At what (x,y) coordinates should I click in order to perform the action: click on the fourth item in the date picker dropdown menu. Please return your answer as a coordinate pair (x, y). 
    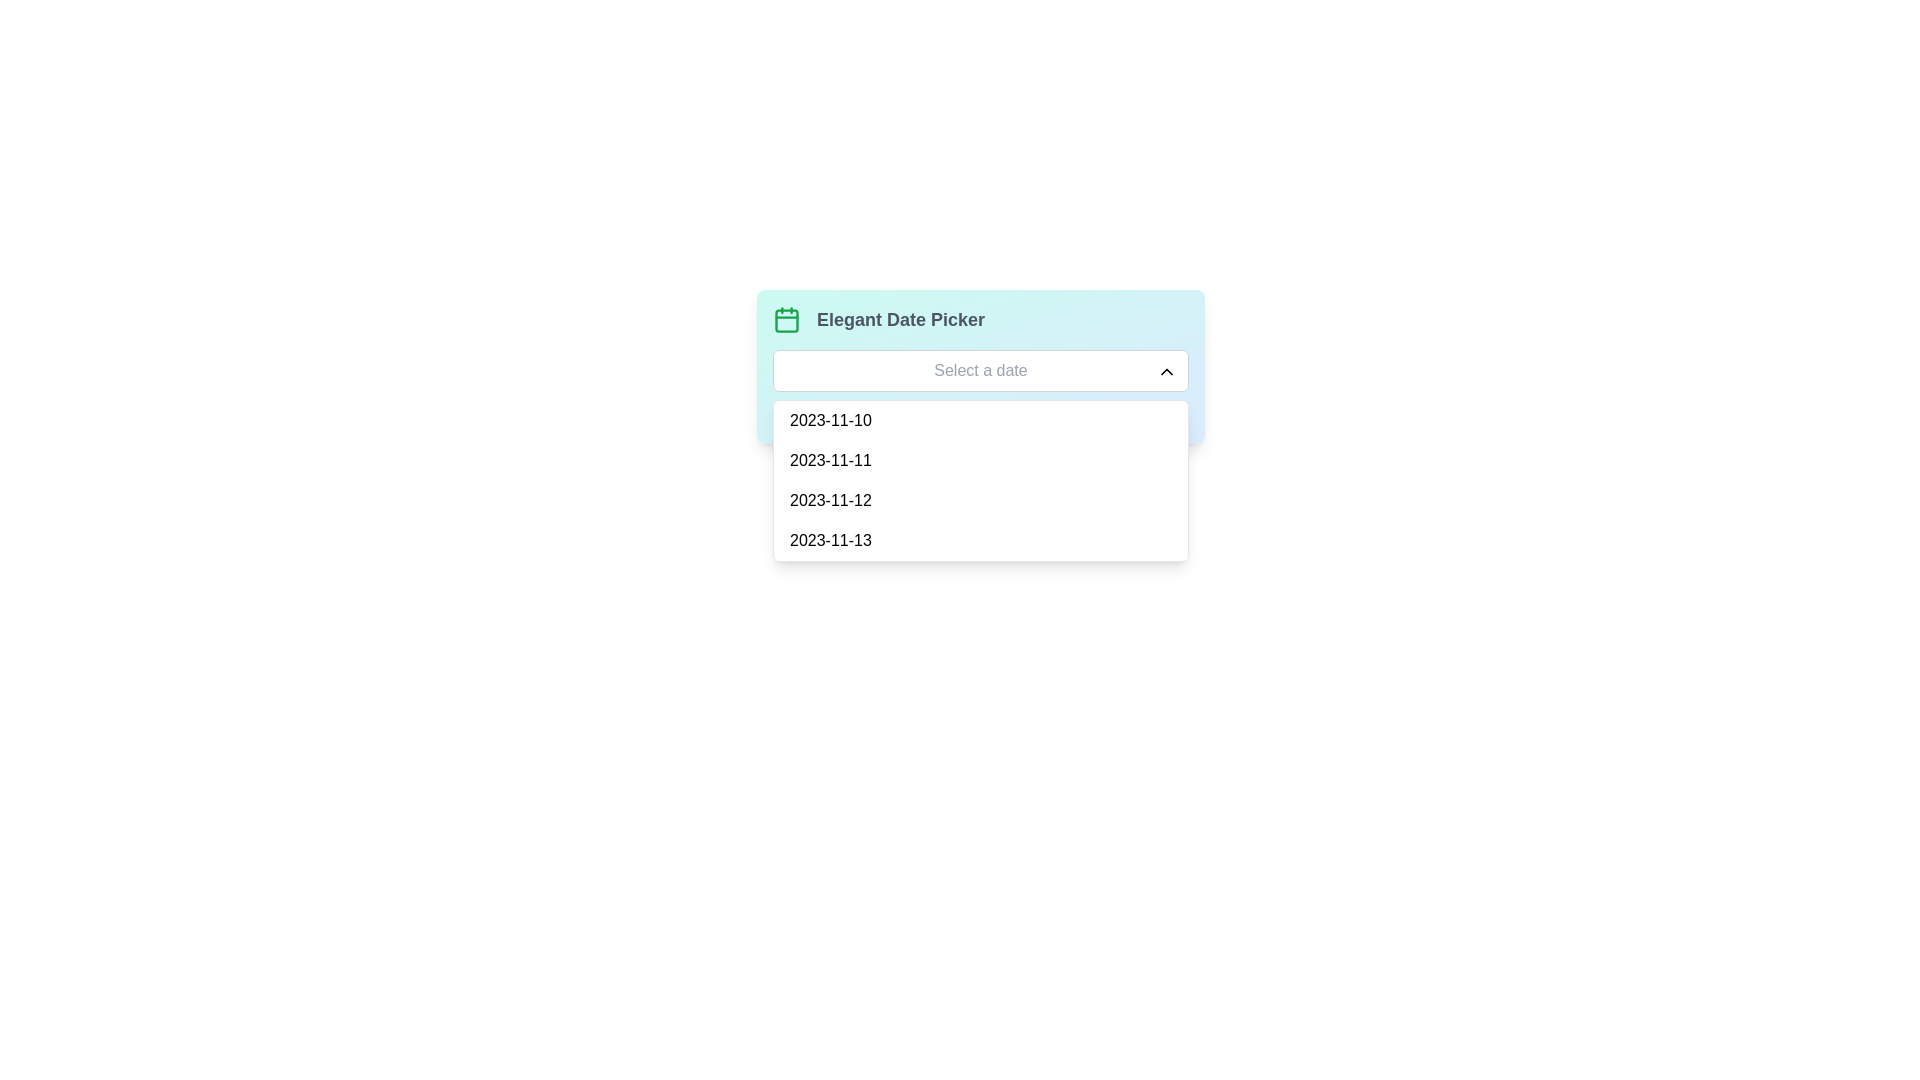
    Looking at the image, I should click on (980, 540).